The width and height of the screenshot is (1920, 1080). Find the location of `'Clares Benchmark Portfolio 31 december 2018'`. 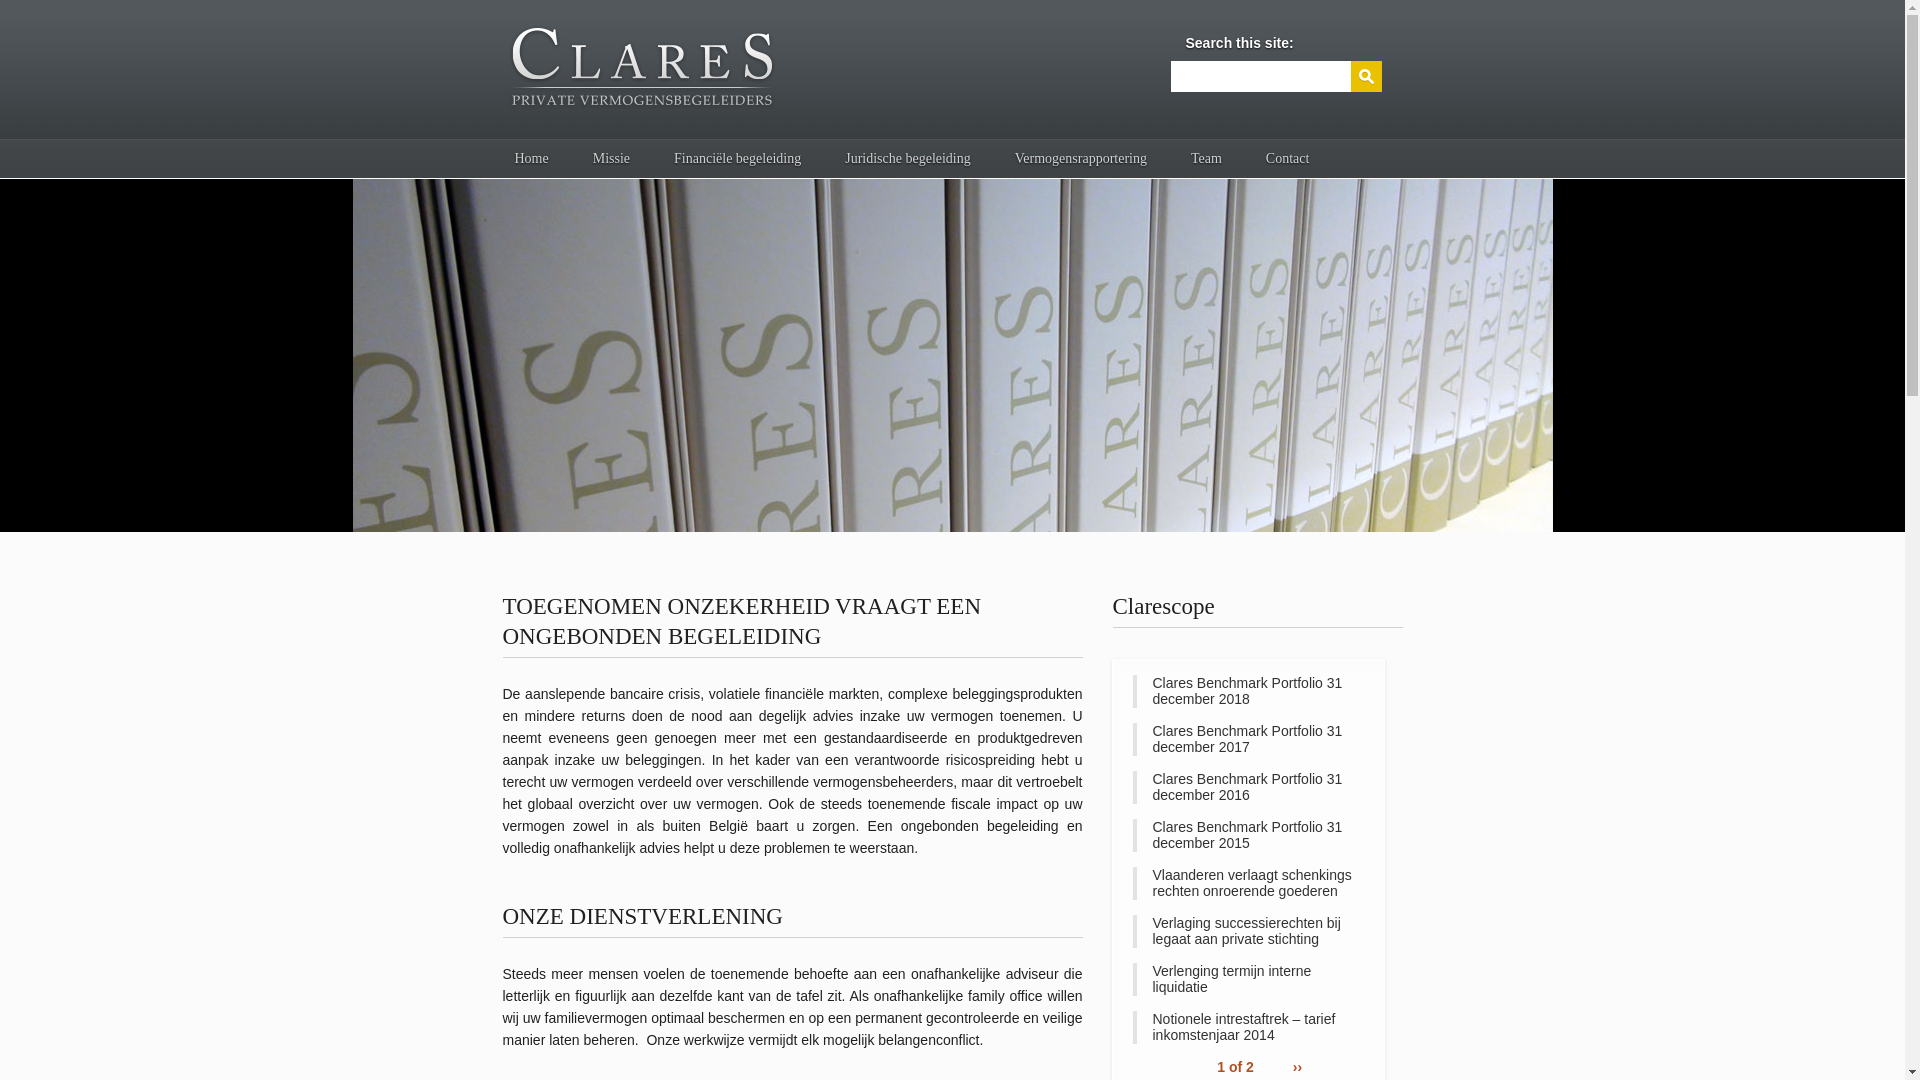

'Clares Benchmark Portfolio 31 december 2018' is located at coordinates (1246, 690).